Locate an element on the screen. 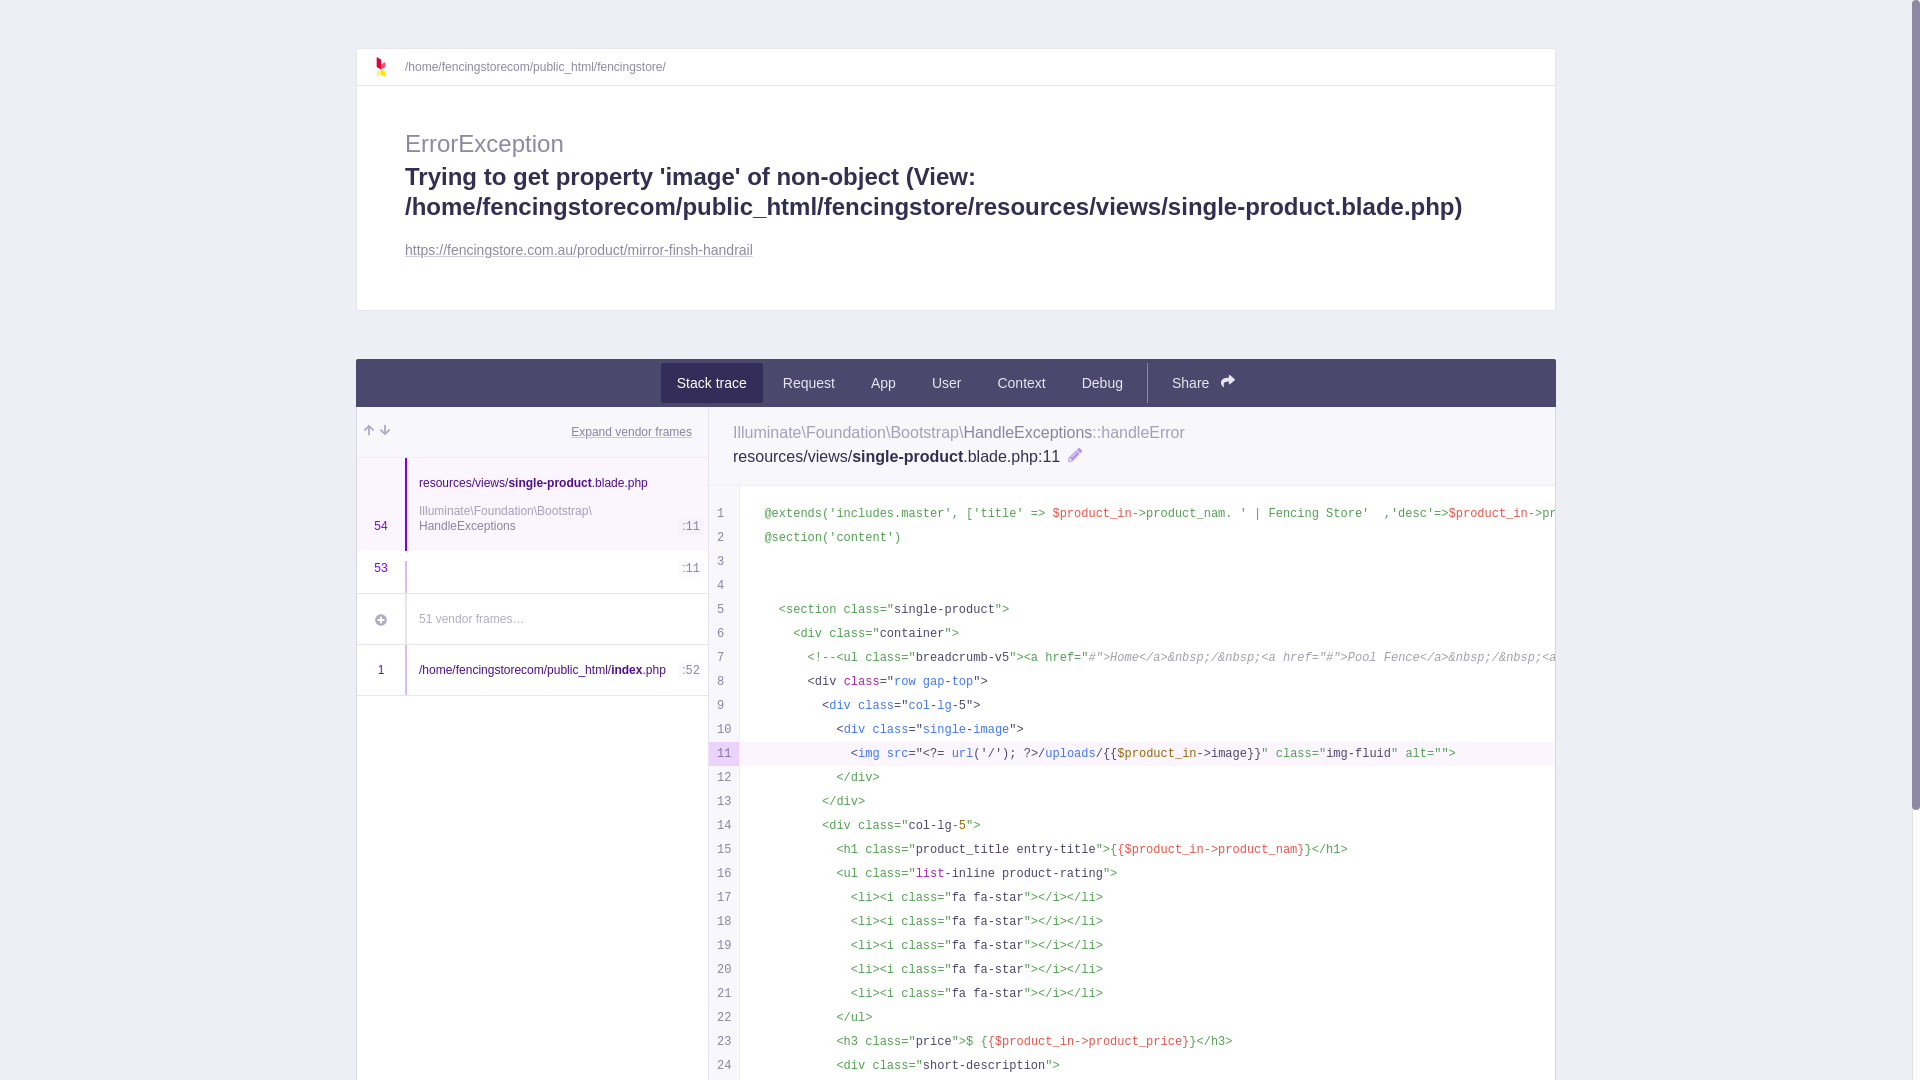 This screenshot has height=1080, width=1920. 'Frame up (Key:K)' is located at coordinates (369, 431).